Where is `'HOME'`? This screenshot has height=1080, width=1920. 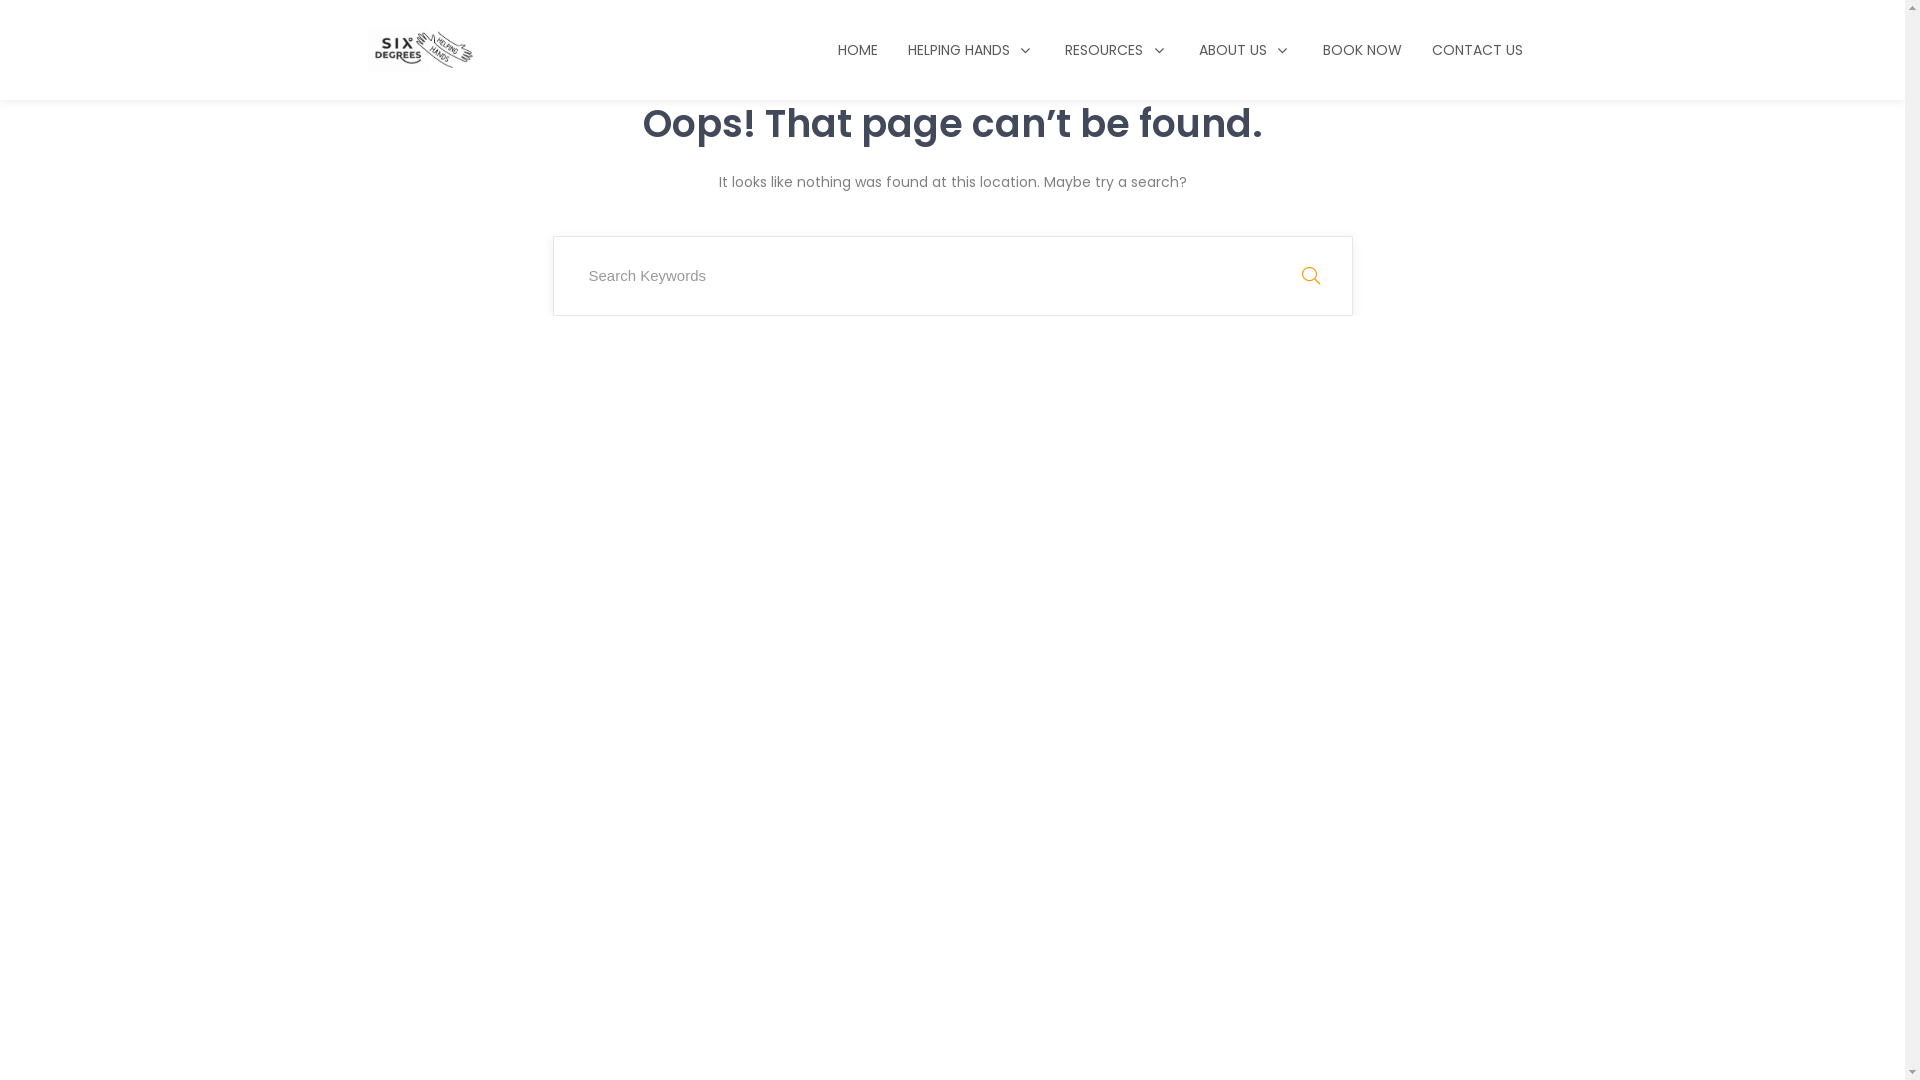
'HOME' is located at coordinates (858, 49).